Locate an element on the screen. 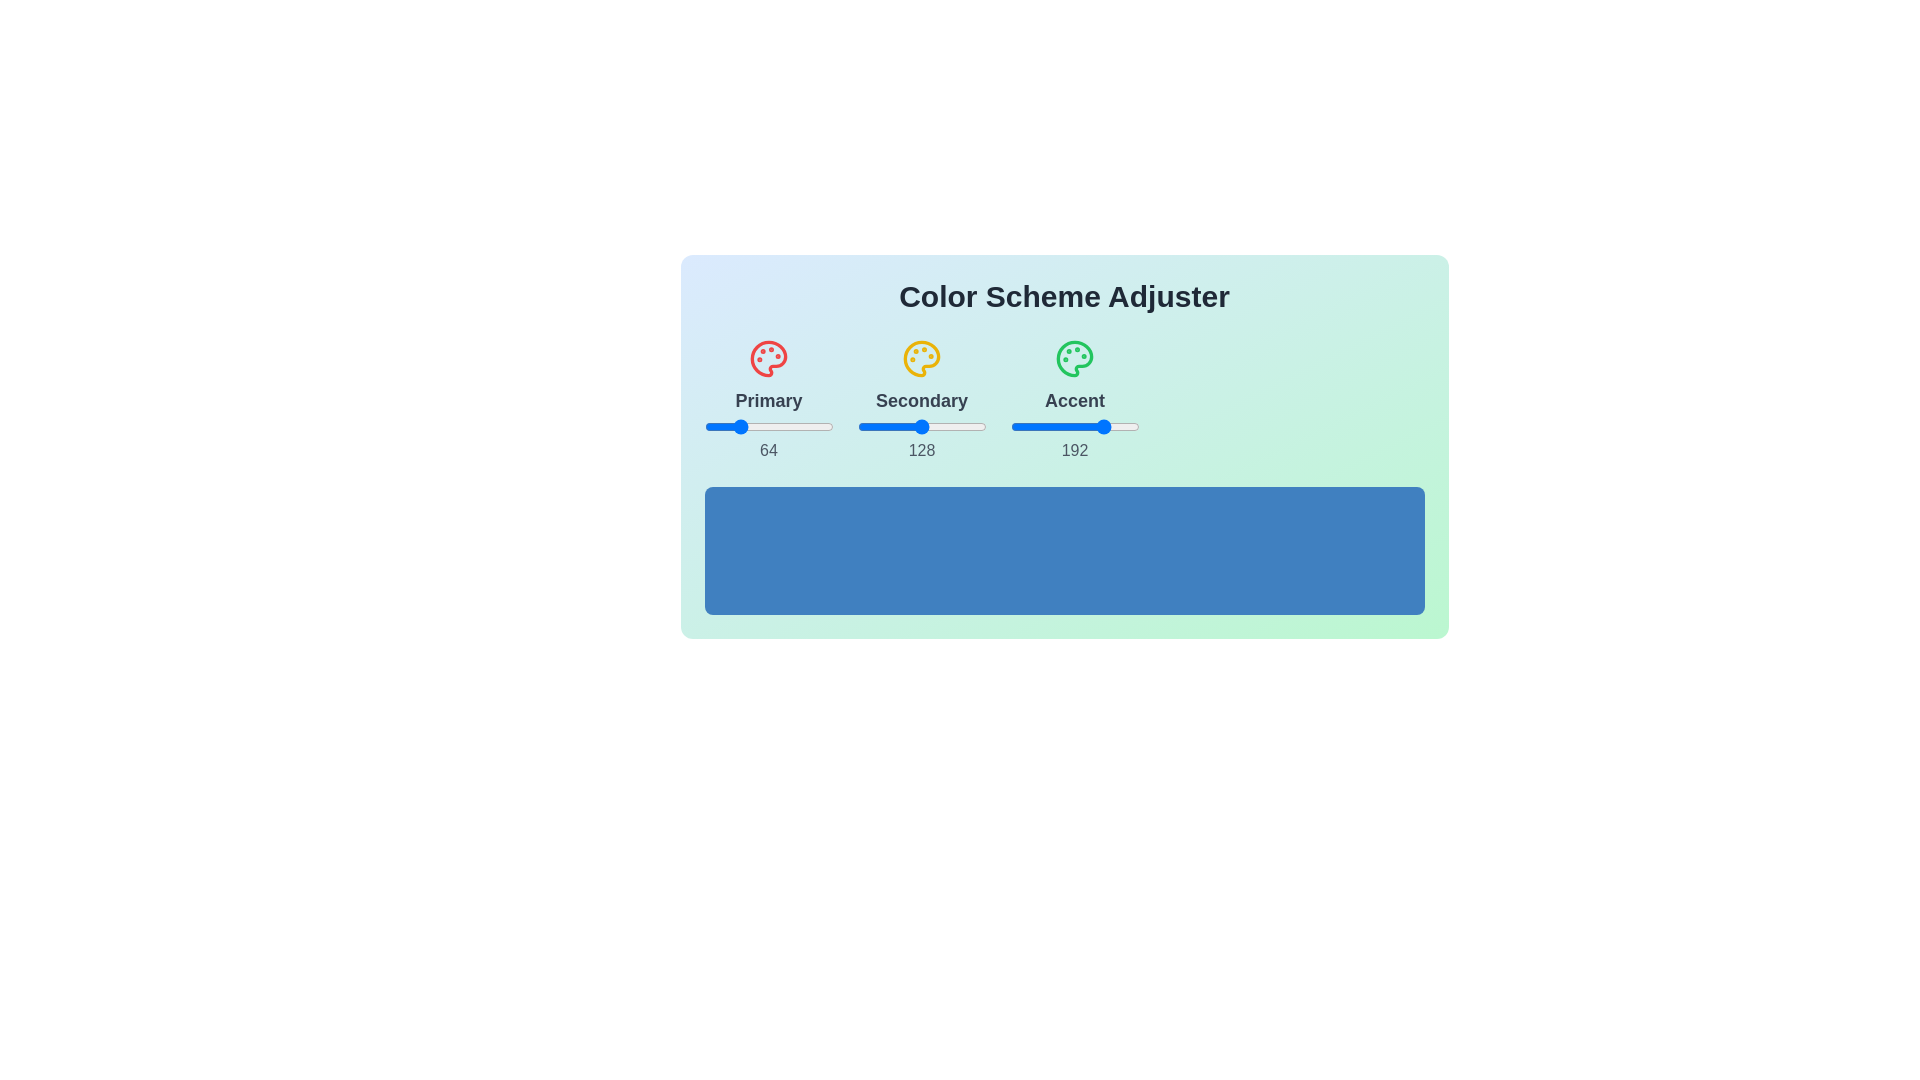  the Accent slider to 143 within its range is located at coordinates (1081, 426).